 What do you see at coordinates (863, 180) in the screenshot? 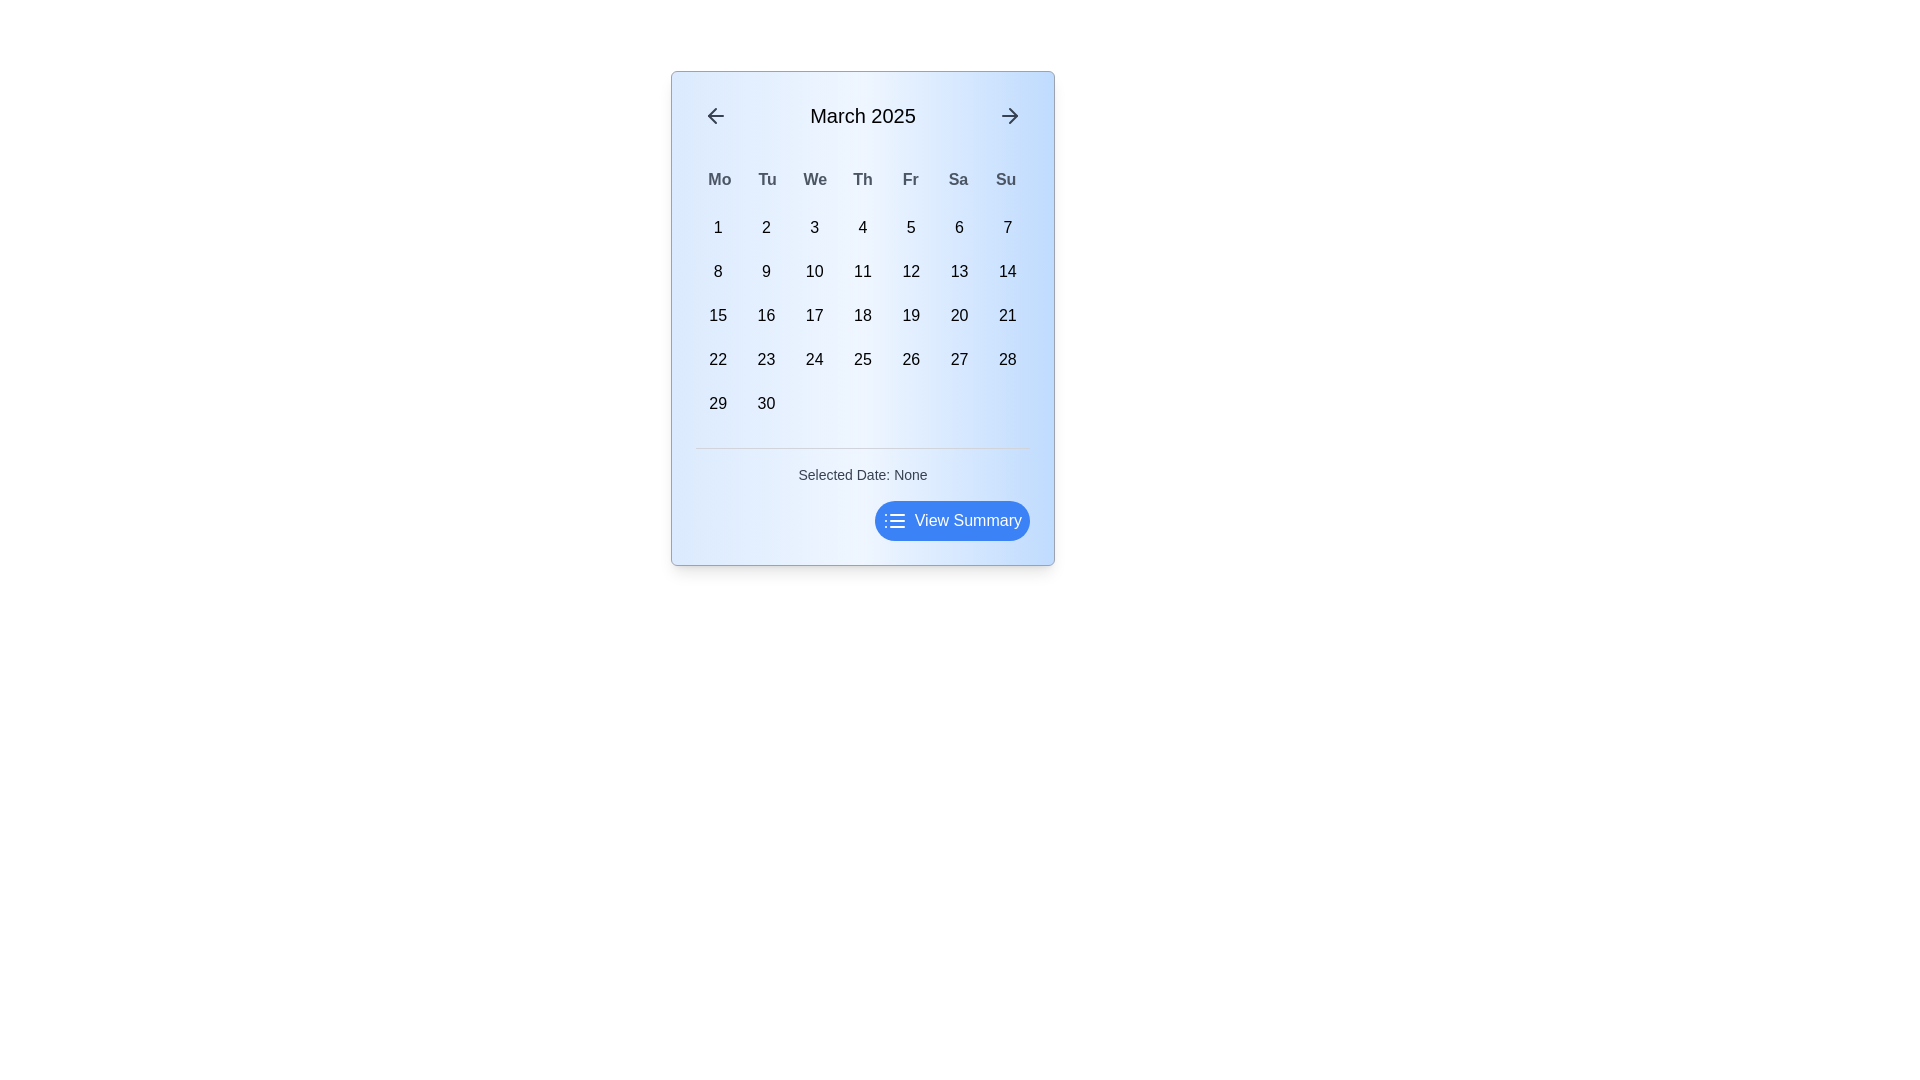
I see `the static text label displaying 'Th', which is the fourth item in a sequence of day abbreviations in the calendar header, positioned between 'We' and 'Fr'` at bounding box center [863, 180].